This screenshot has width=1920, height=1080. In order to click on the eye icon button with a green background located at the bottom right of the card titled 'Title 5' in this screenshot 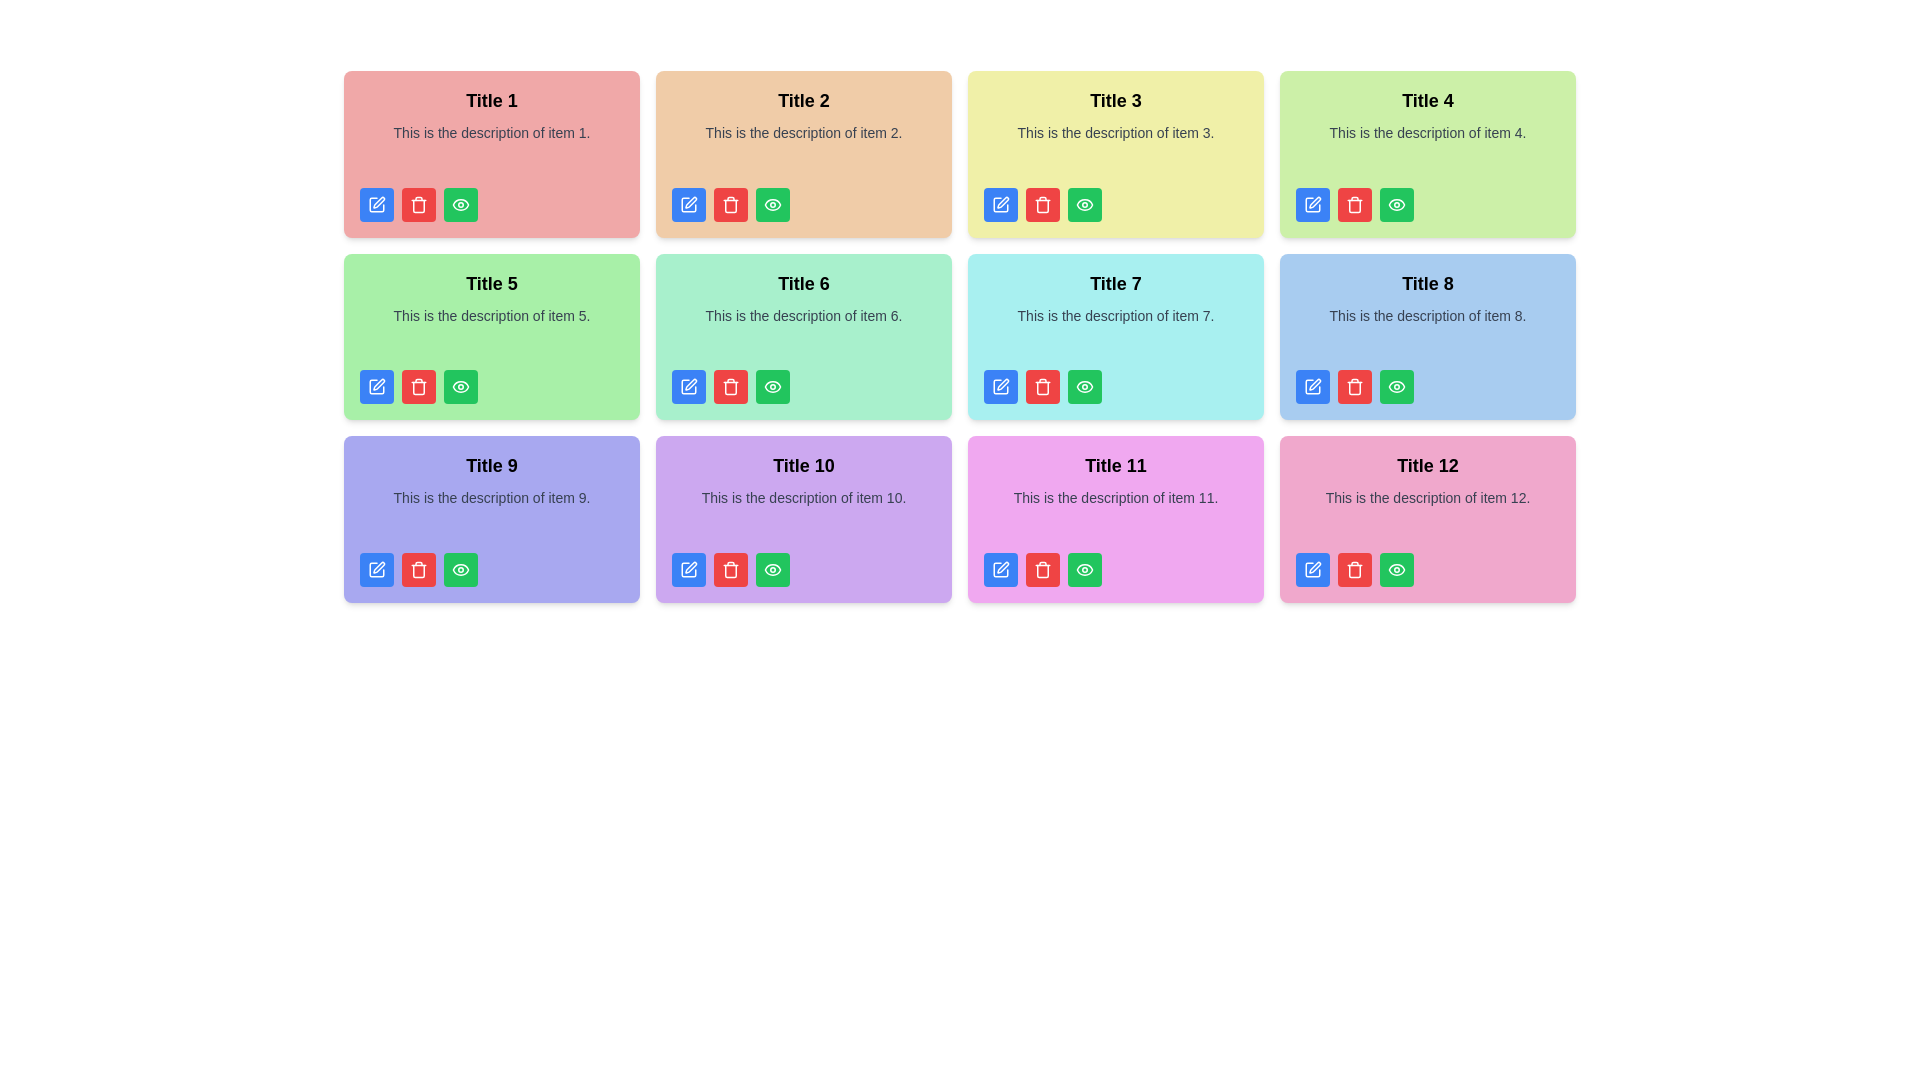, I will do `click(459, 204)`.